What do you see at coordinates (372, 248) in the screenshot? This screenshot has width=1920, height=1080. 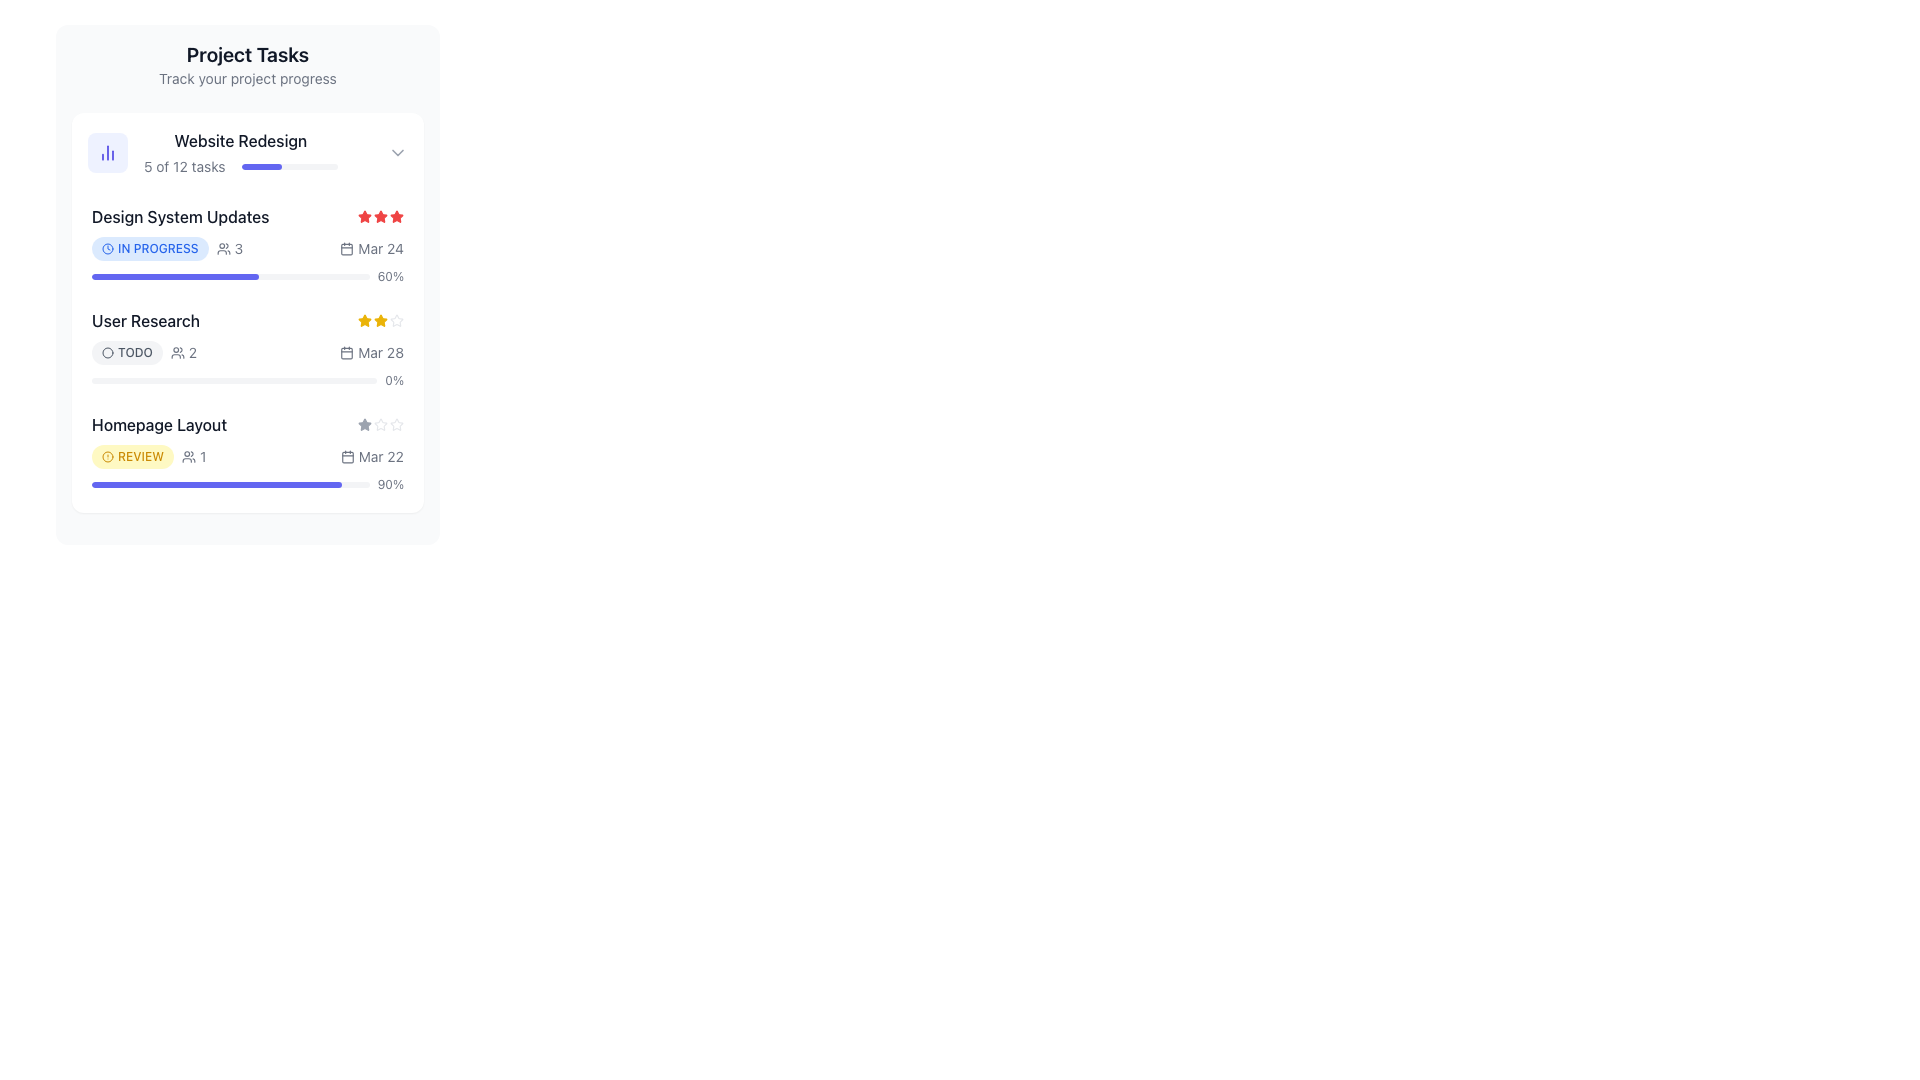 I see `the informational text element indicating the date associated with the task 'Design System Updates', positioned next to the 'IN PROGRESS' label and the number '3'` at bounding box center [372, 248].